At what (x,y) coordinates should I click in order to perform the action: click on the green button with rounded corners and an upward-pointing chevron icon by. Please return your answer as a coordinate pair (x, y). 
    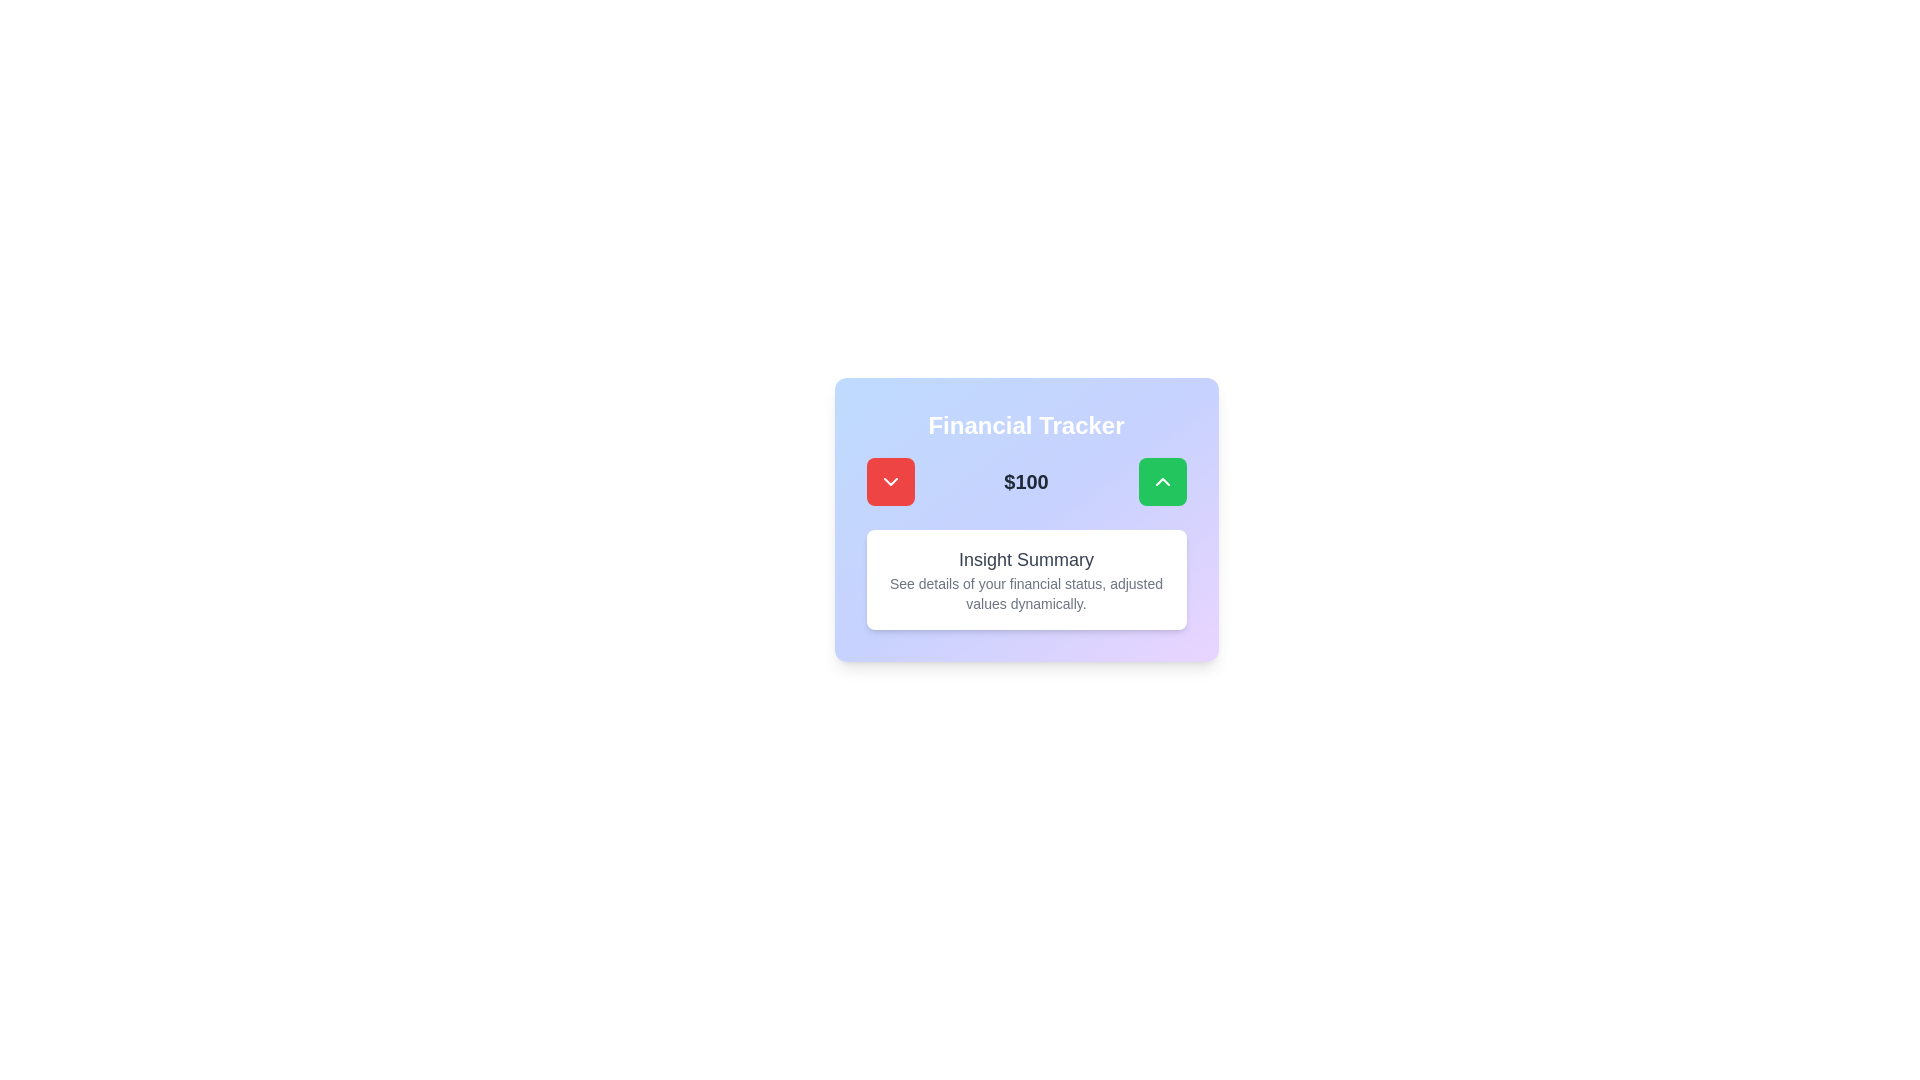
    Looking at the image, I should click on (1162, 482).